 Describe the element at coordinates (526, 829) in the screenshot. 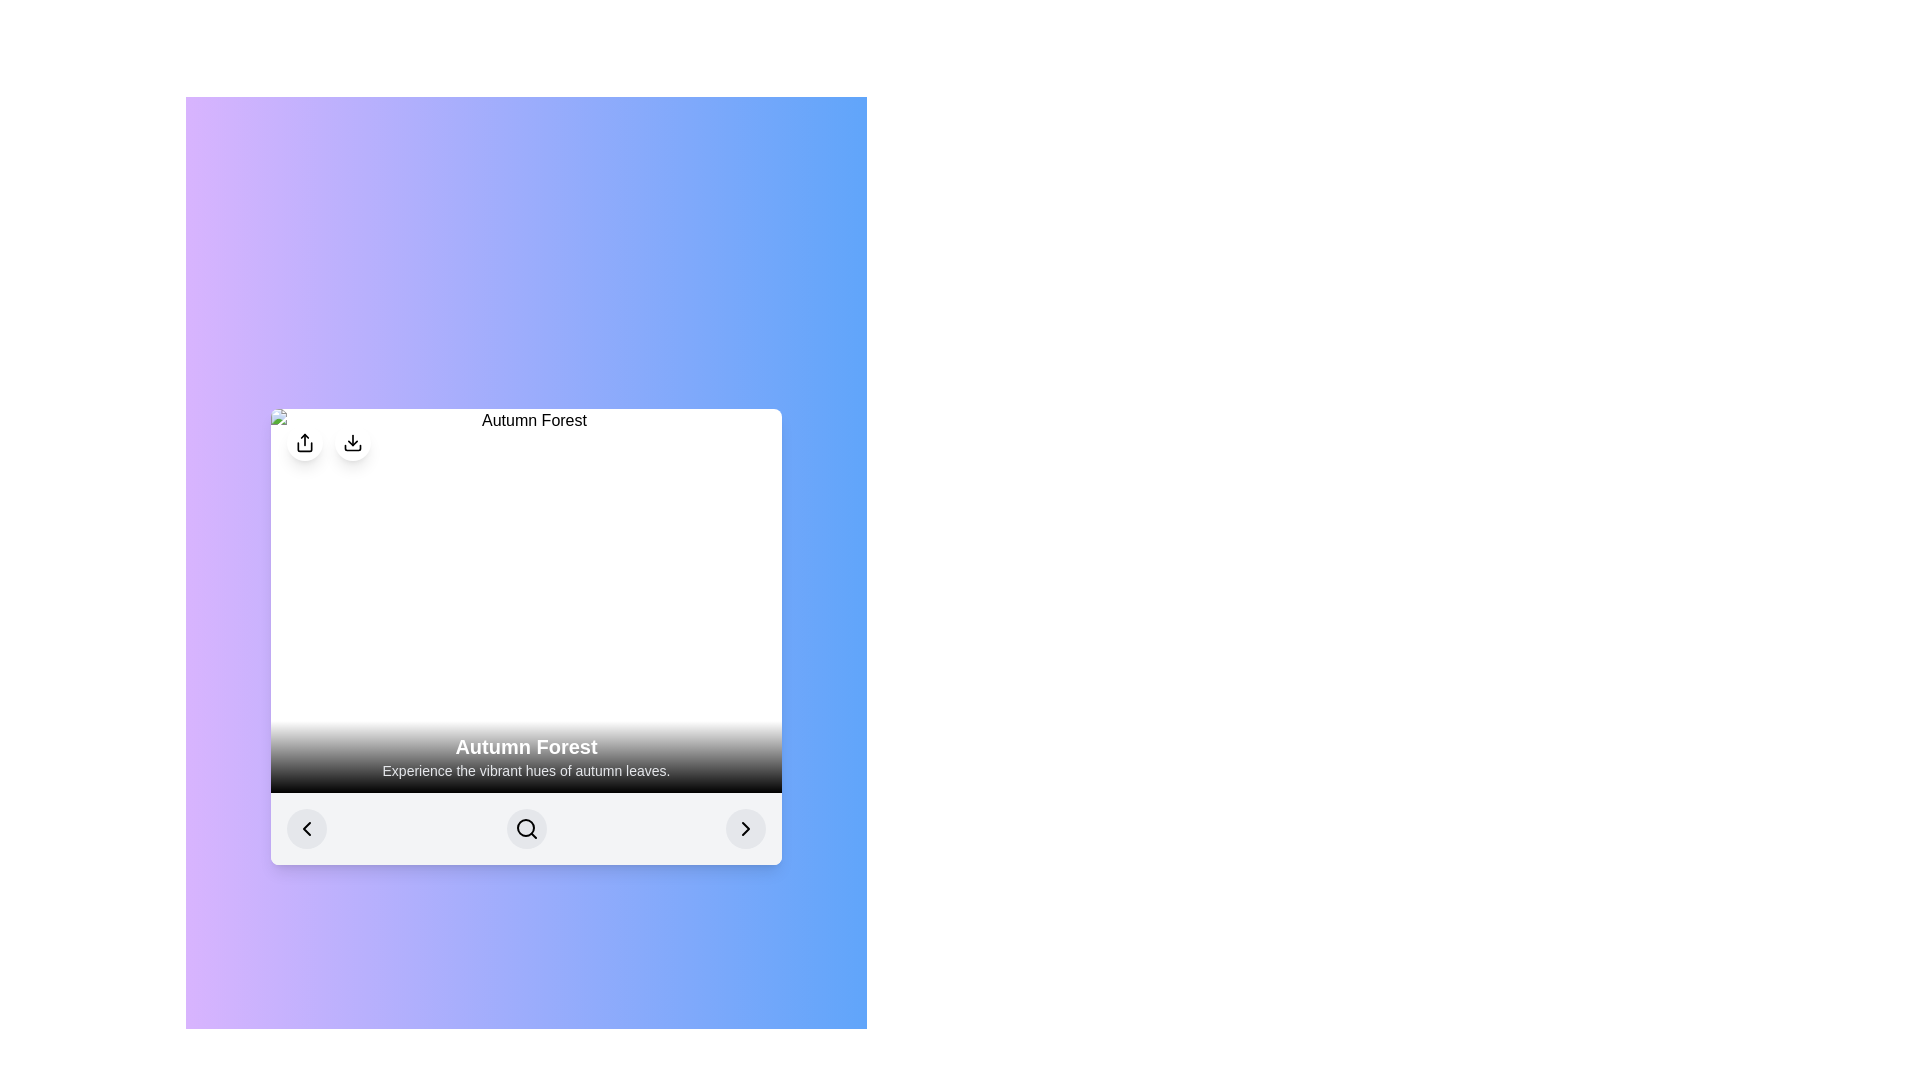

I see `the interactive button located at the center of the row of three buttons at the base of the card` at that location.